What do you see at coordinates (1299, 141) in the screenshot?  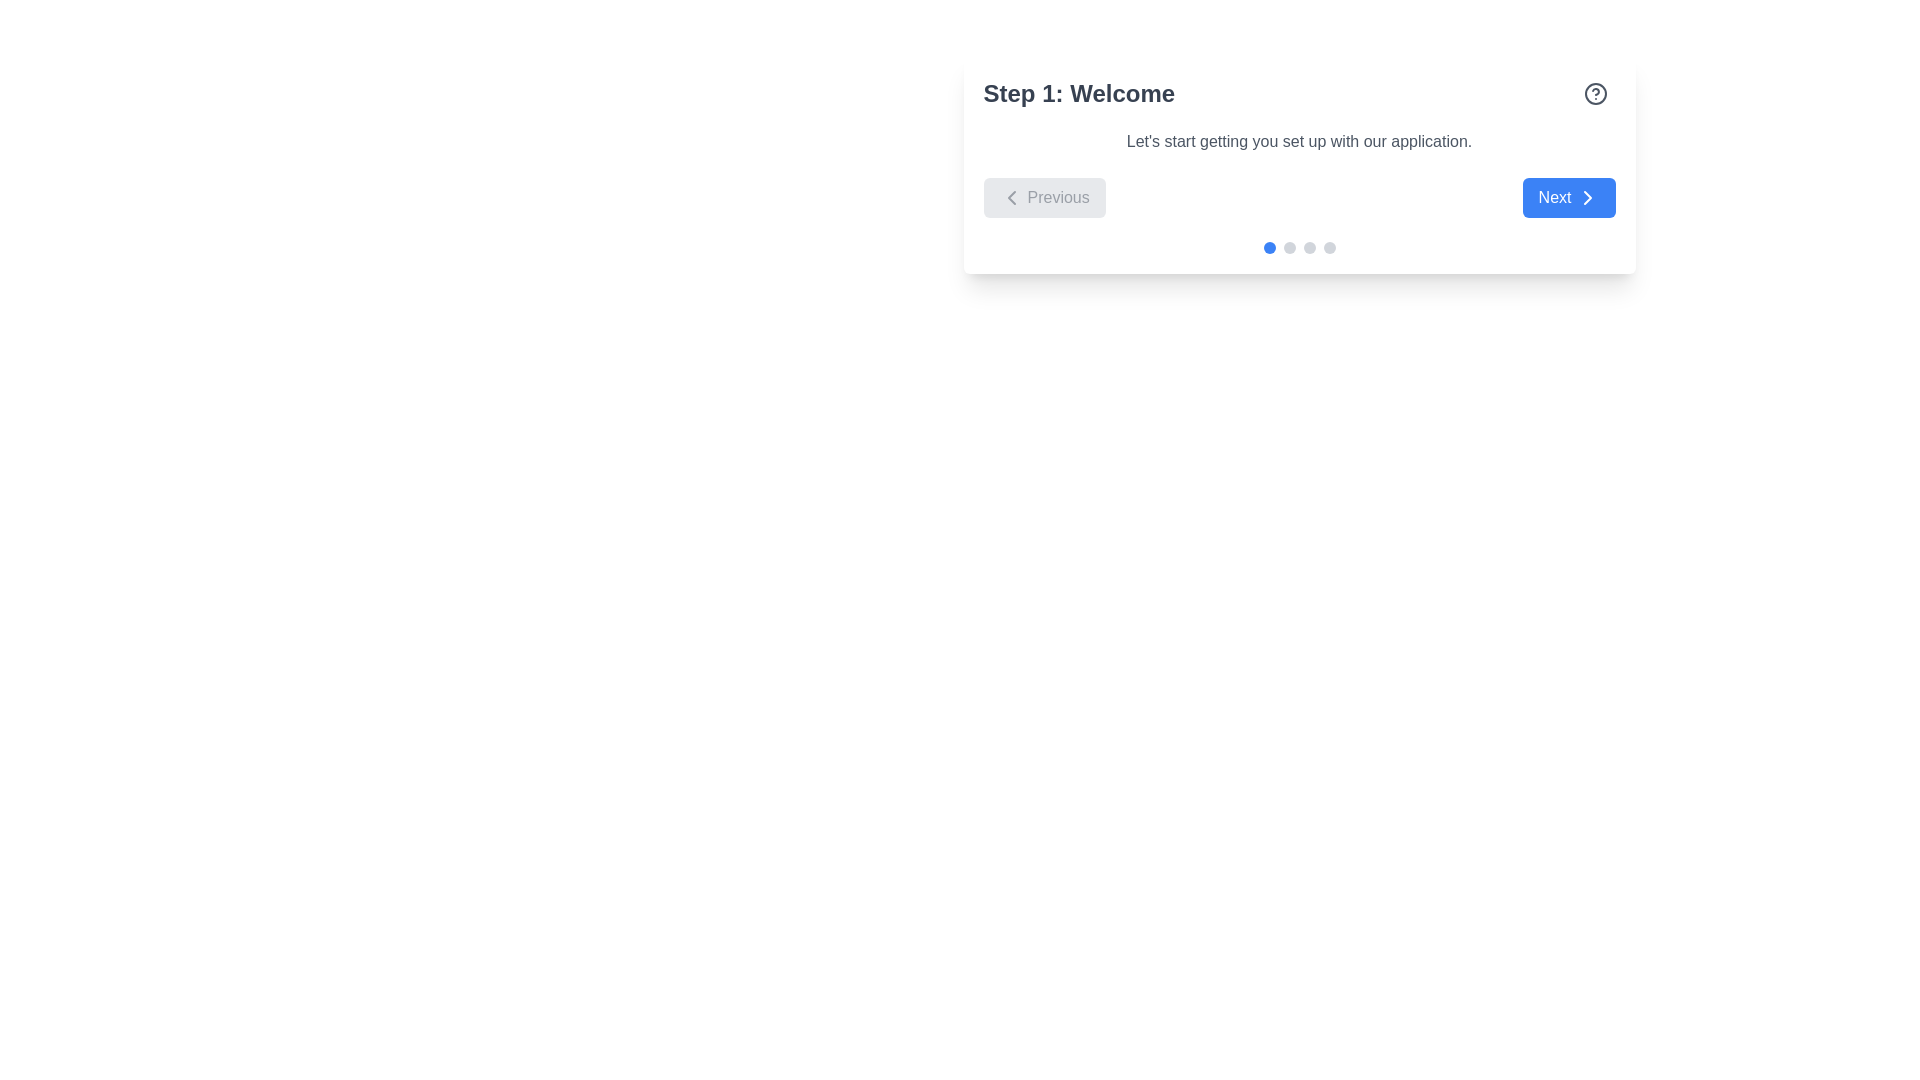 I see `the text label that reads 'Let's start getting you set up with our application.' which is styled with a muted gray font and positioned below the headline 'Step 1: Welcome'` at bounding box center [1299, 141].